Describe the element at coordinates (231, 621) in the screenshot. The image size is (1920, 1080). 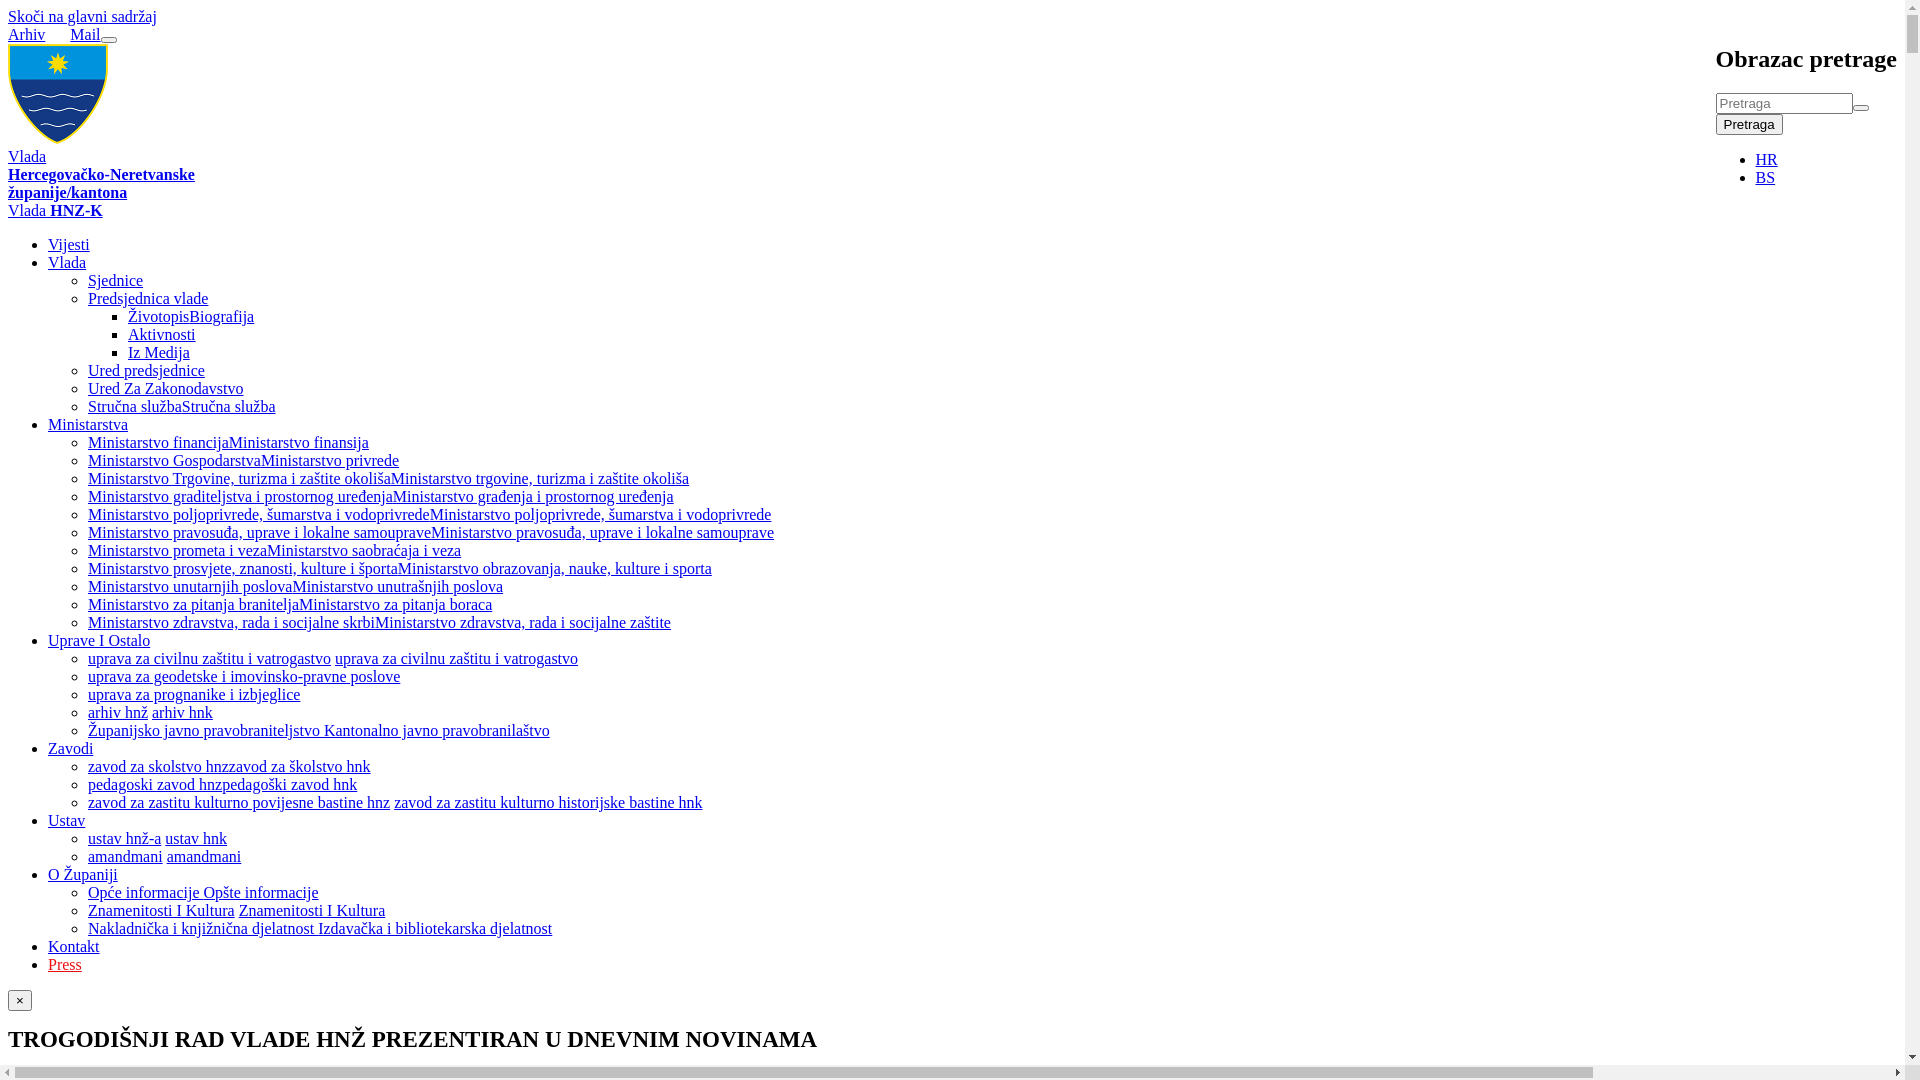
I see `'Ministarstvo zdravstva, rada i socijalne skrbi'` at that location.